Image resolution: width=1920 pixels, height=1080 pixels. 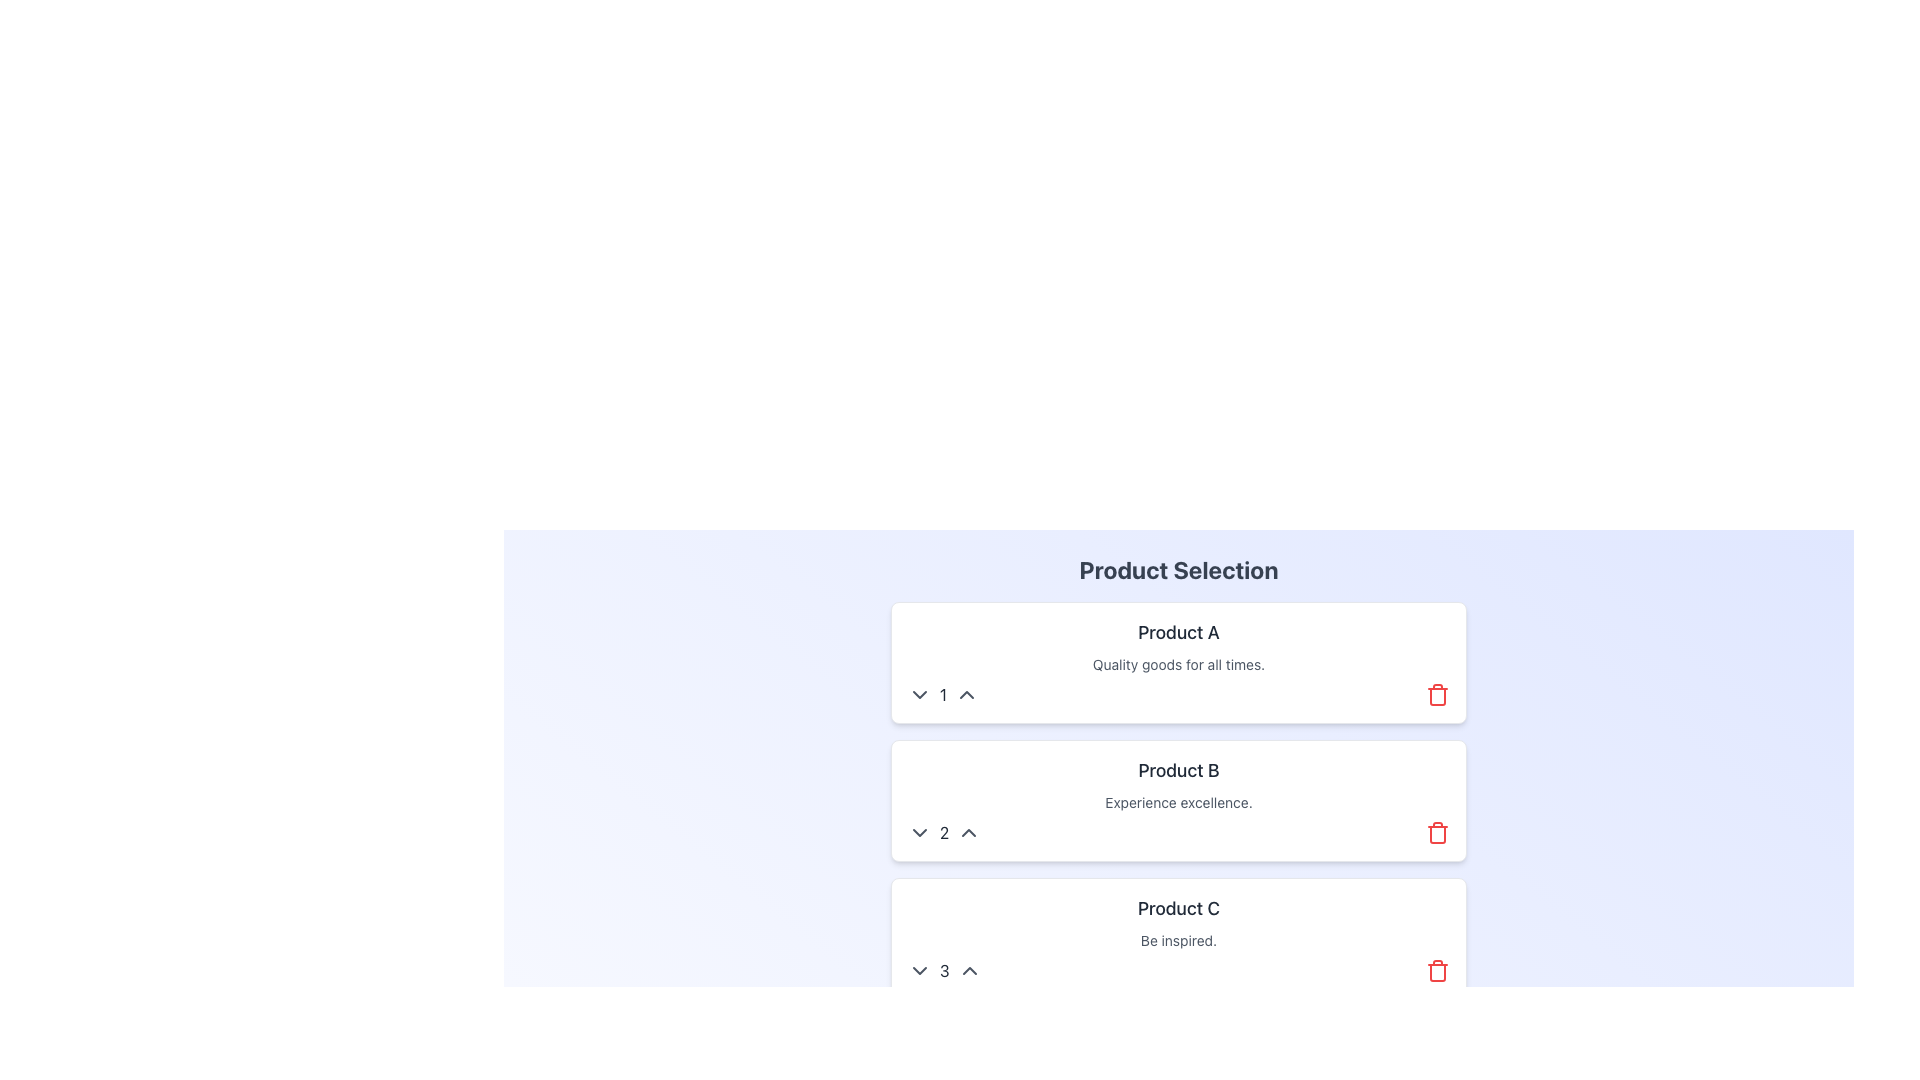 I want to click on text from the bold, large text block that says 'Product Selection', which is centered at the top of its section, so click(x=1179, y=570).